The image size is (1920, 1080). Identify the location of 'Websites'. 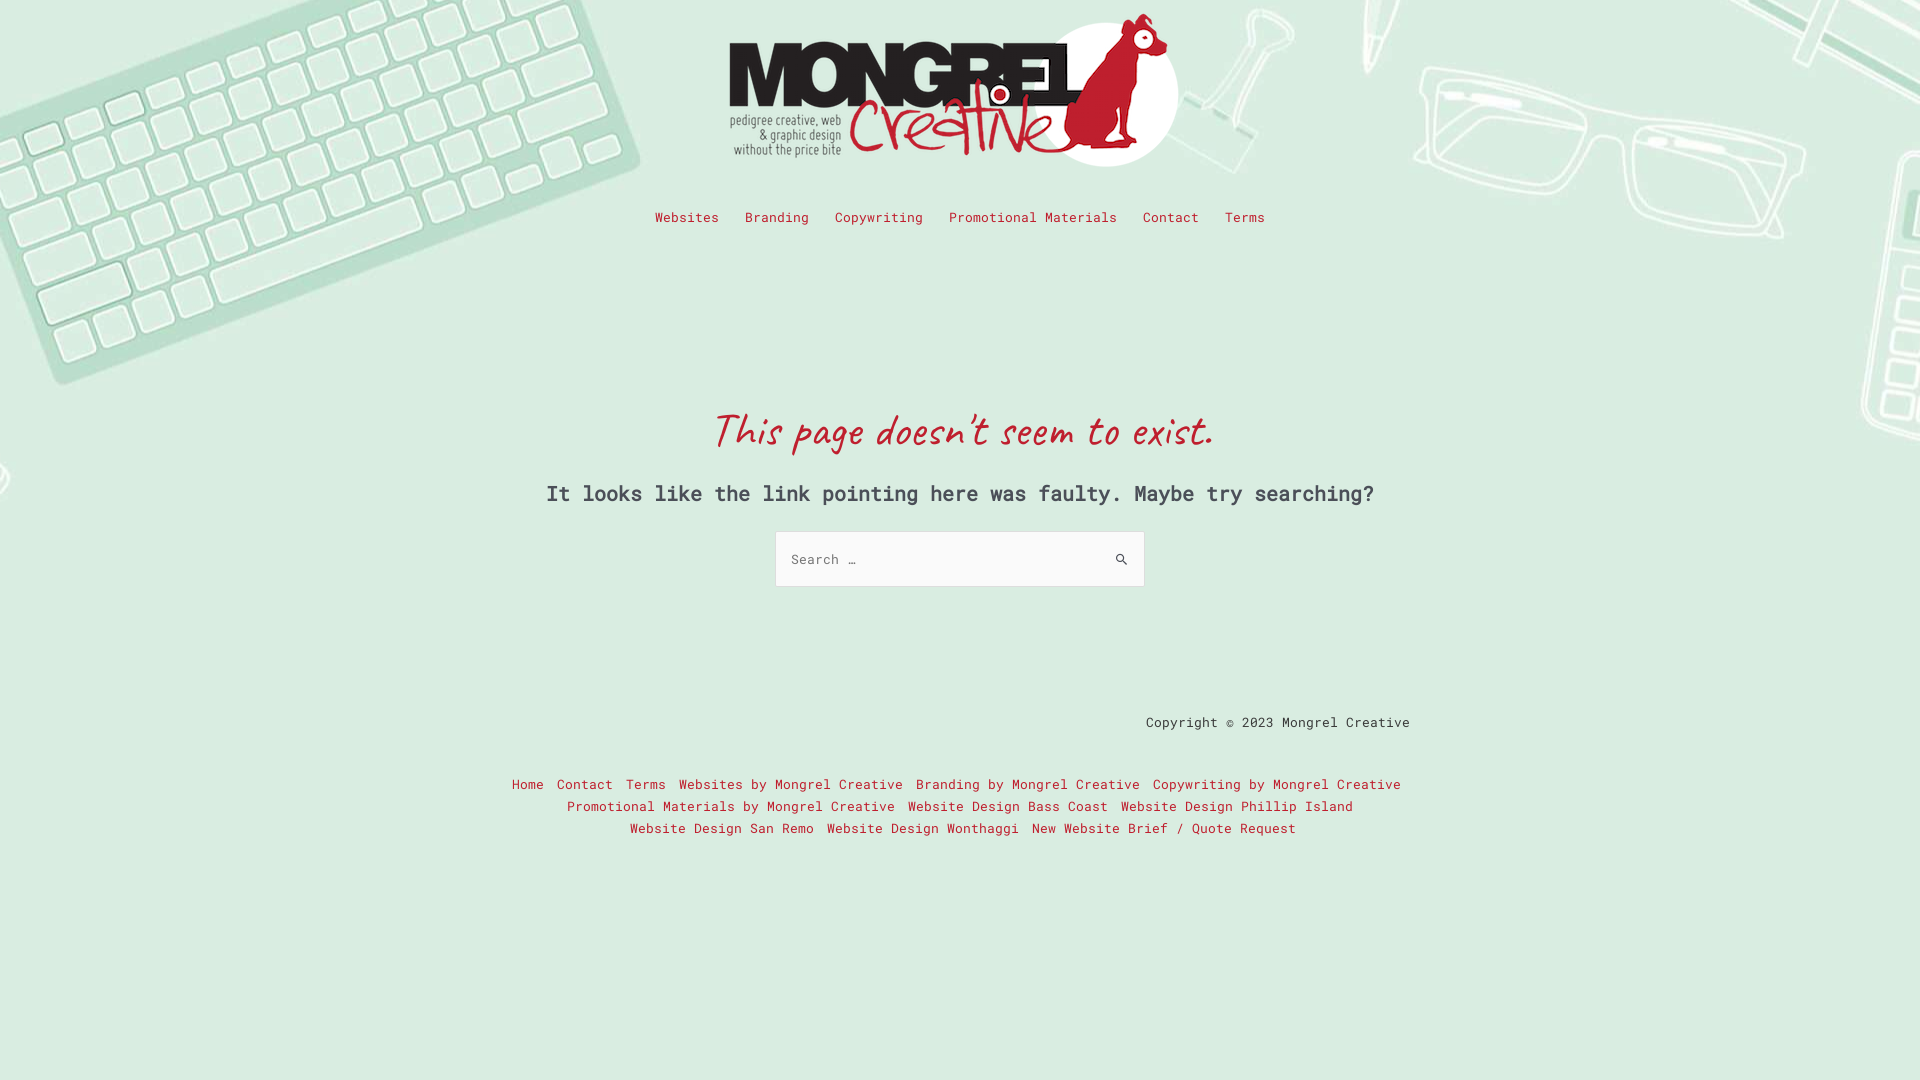
(686, 216).